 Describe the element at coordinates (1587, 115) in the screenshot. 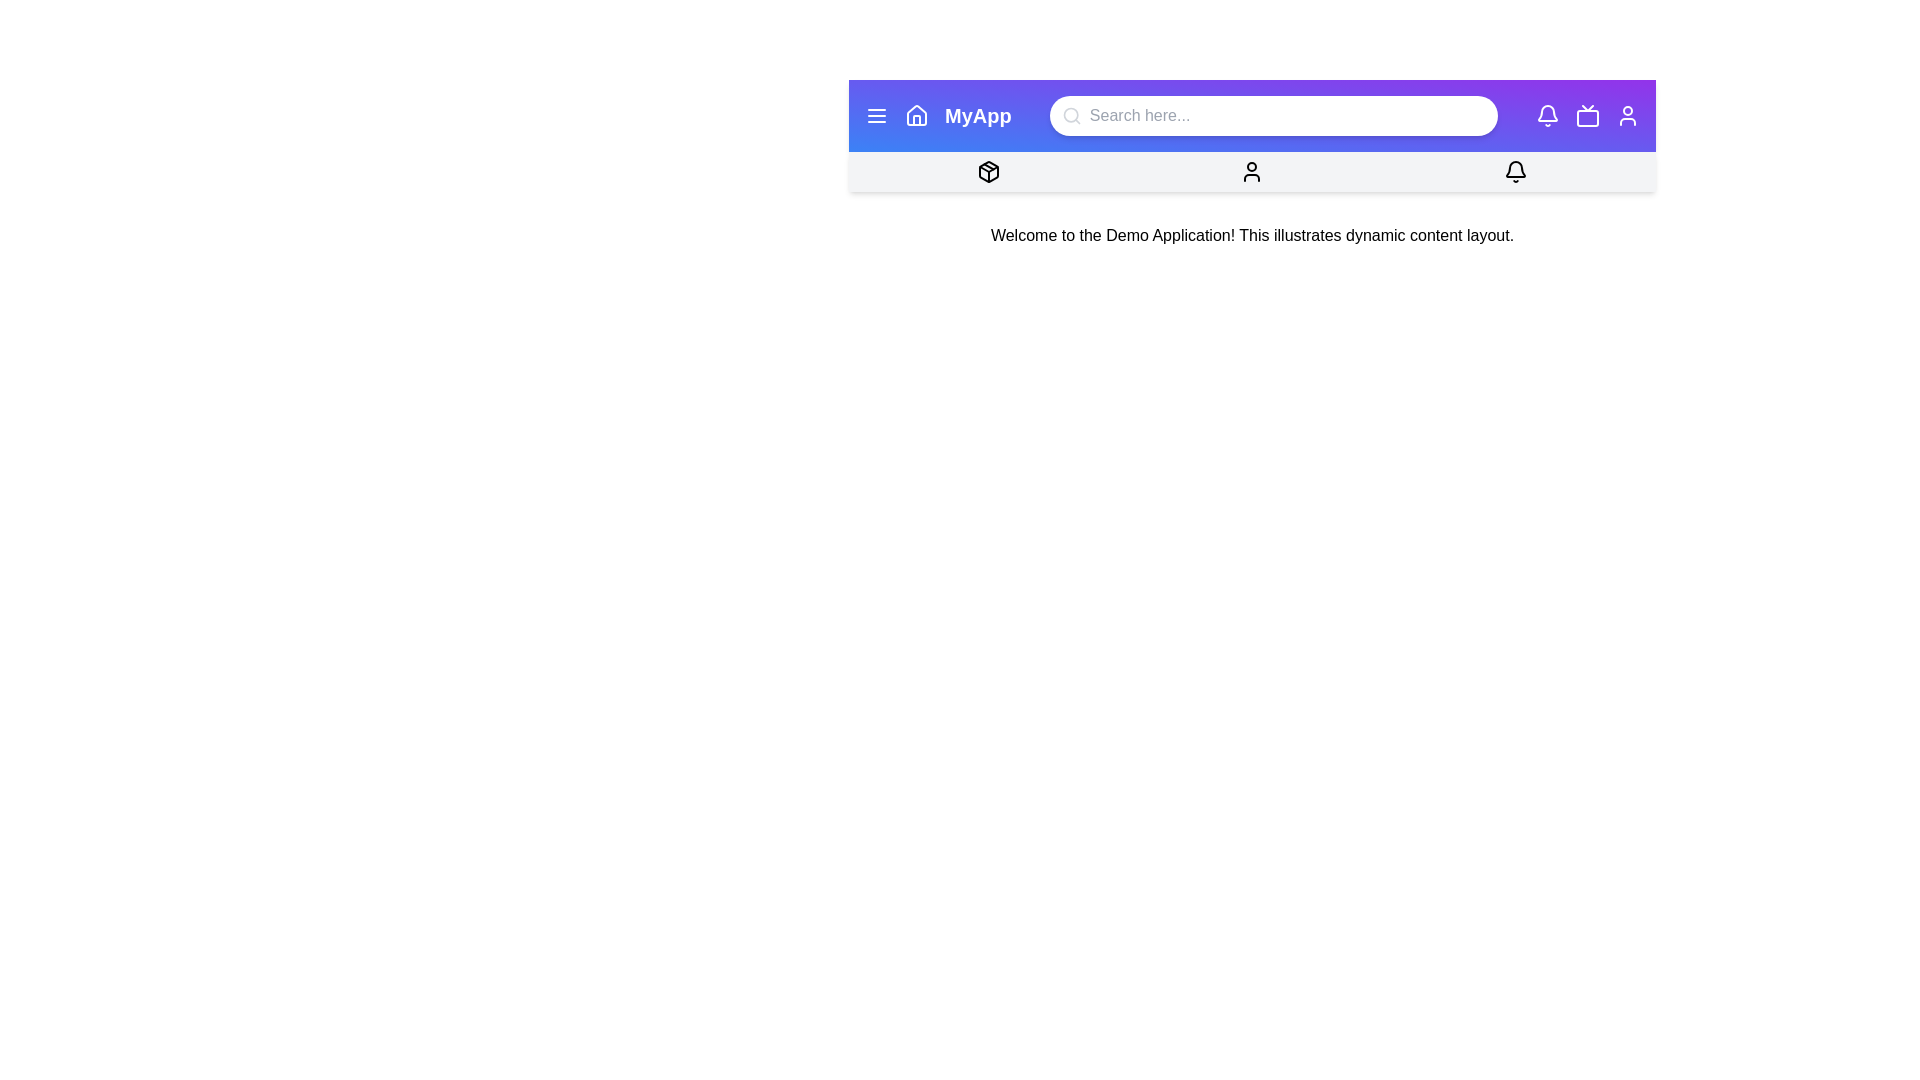

I see `the TV icon to initiate media-related actions` at that location.